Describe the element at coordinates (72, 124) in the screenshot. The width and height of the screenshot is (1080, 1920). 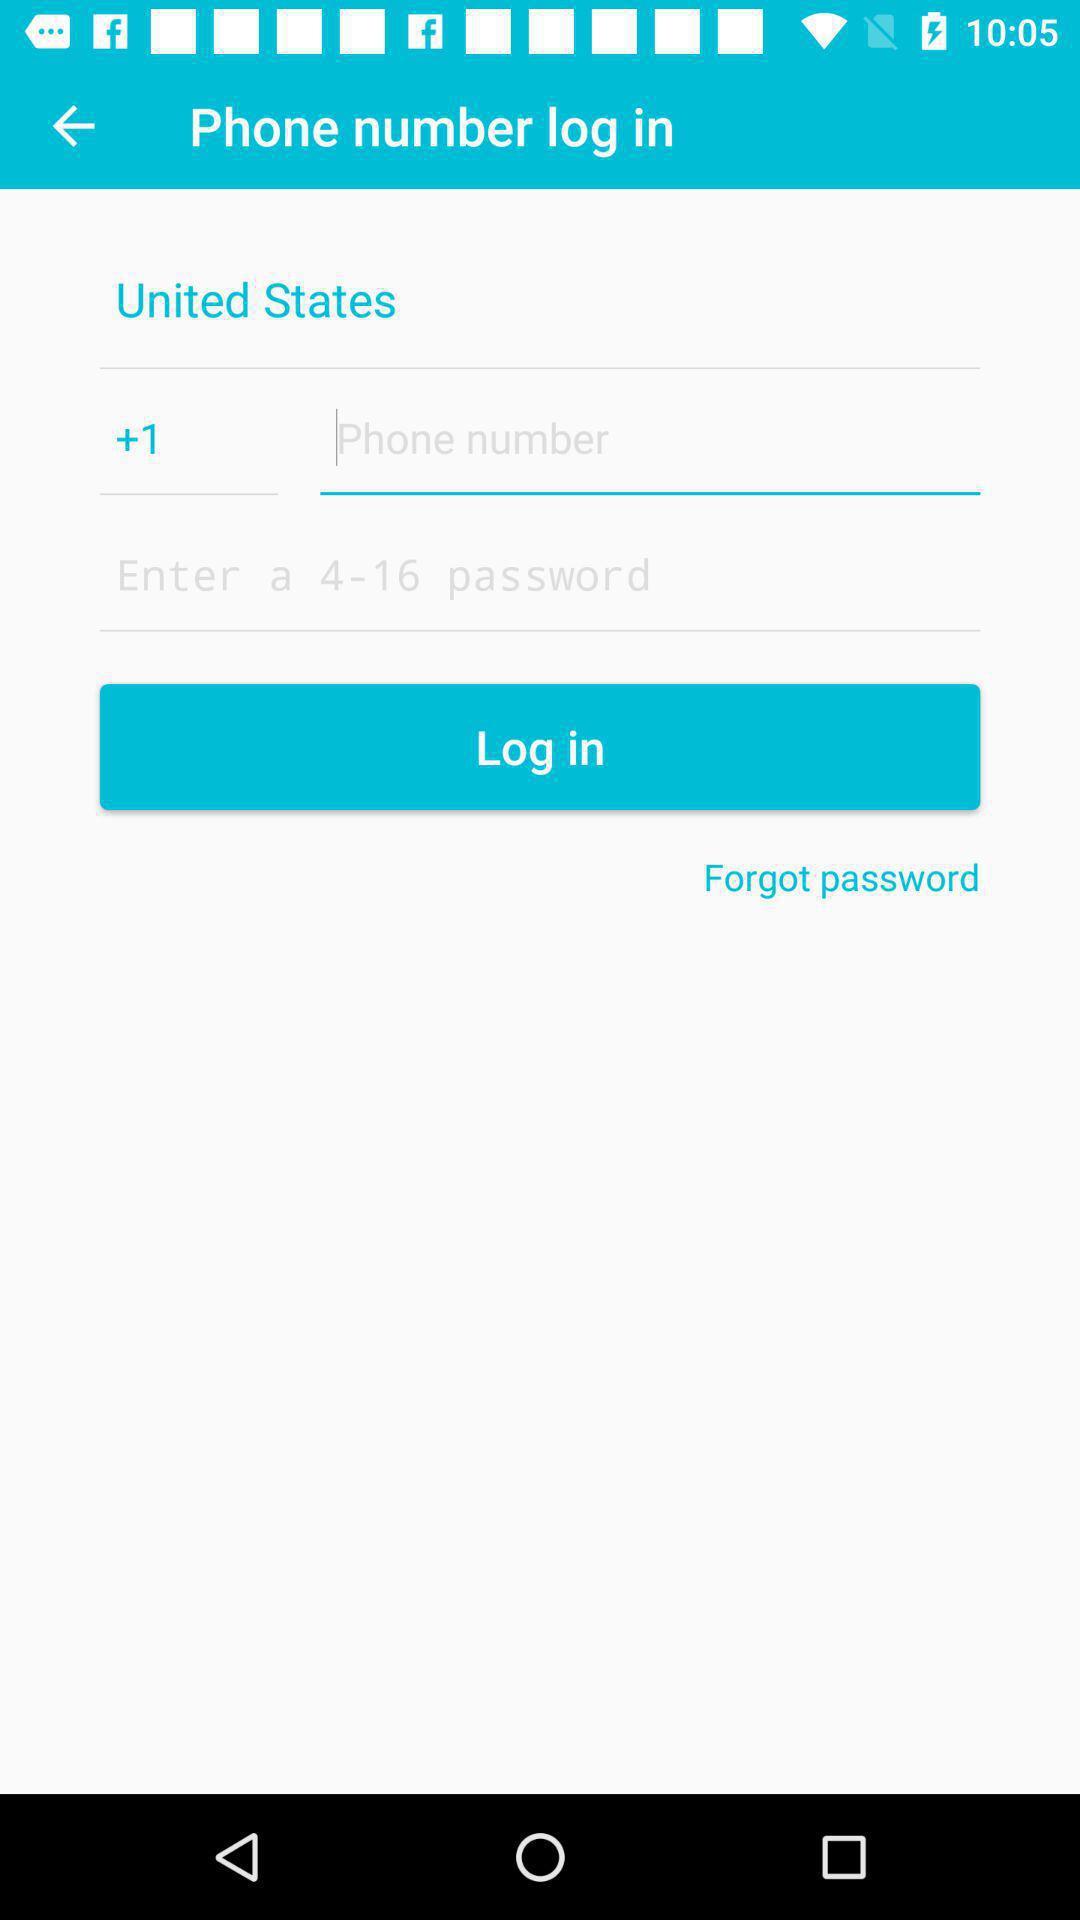
I see `the icon above the united states` at that location.